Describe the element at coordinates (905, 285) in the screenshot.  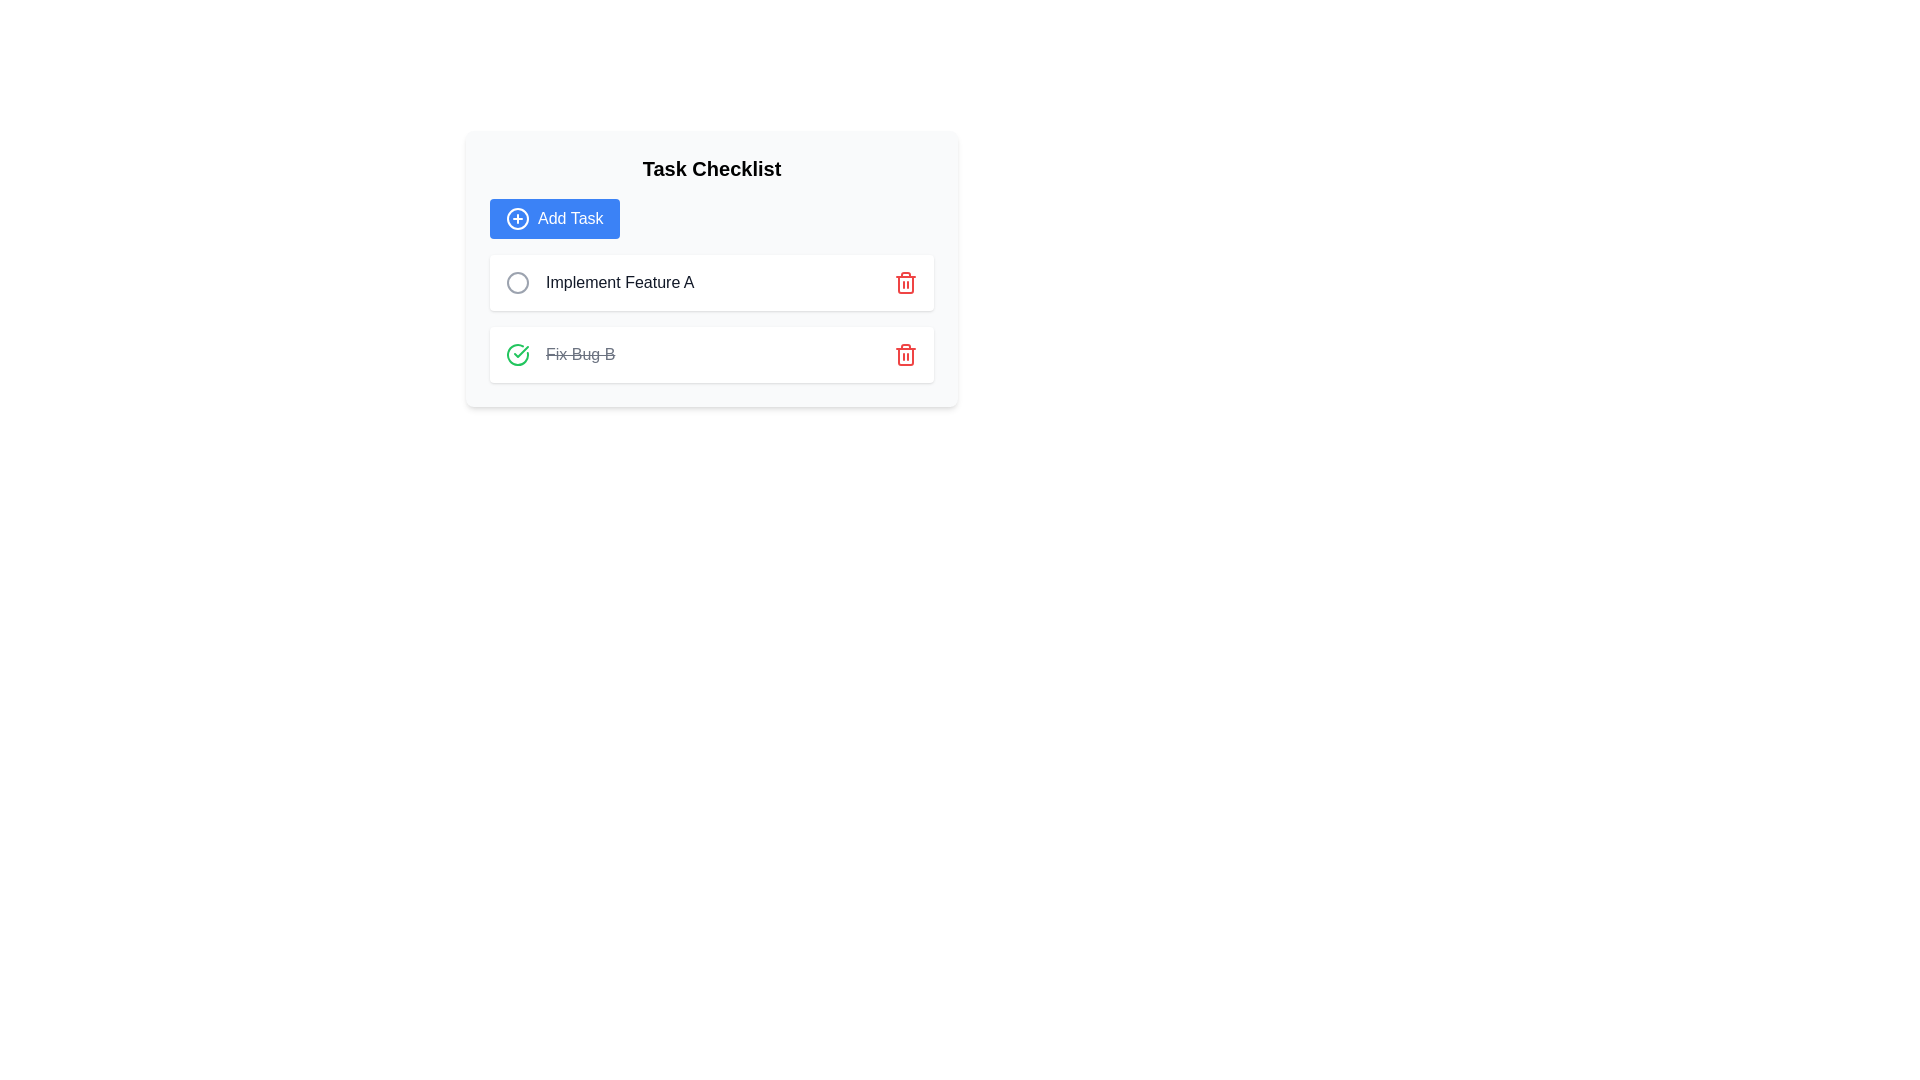
I see `the middle component of the red-colored trash can icon, which represents a delete action within the UI` at that location.